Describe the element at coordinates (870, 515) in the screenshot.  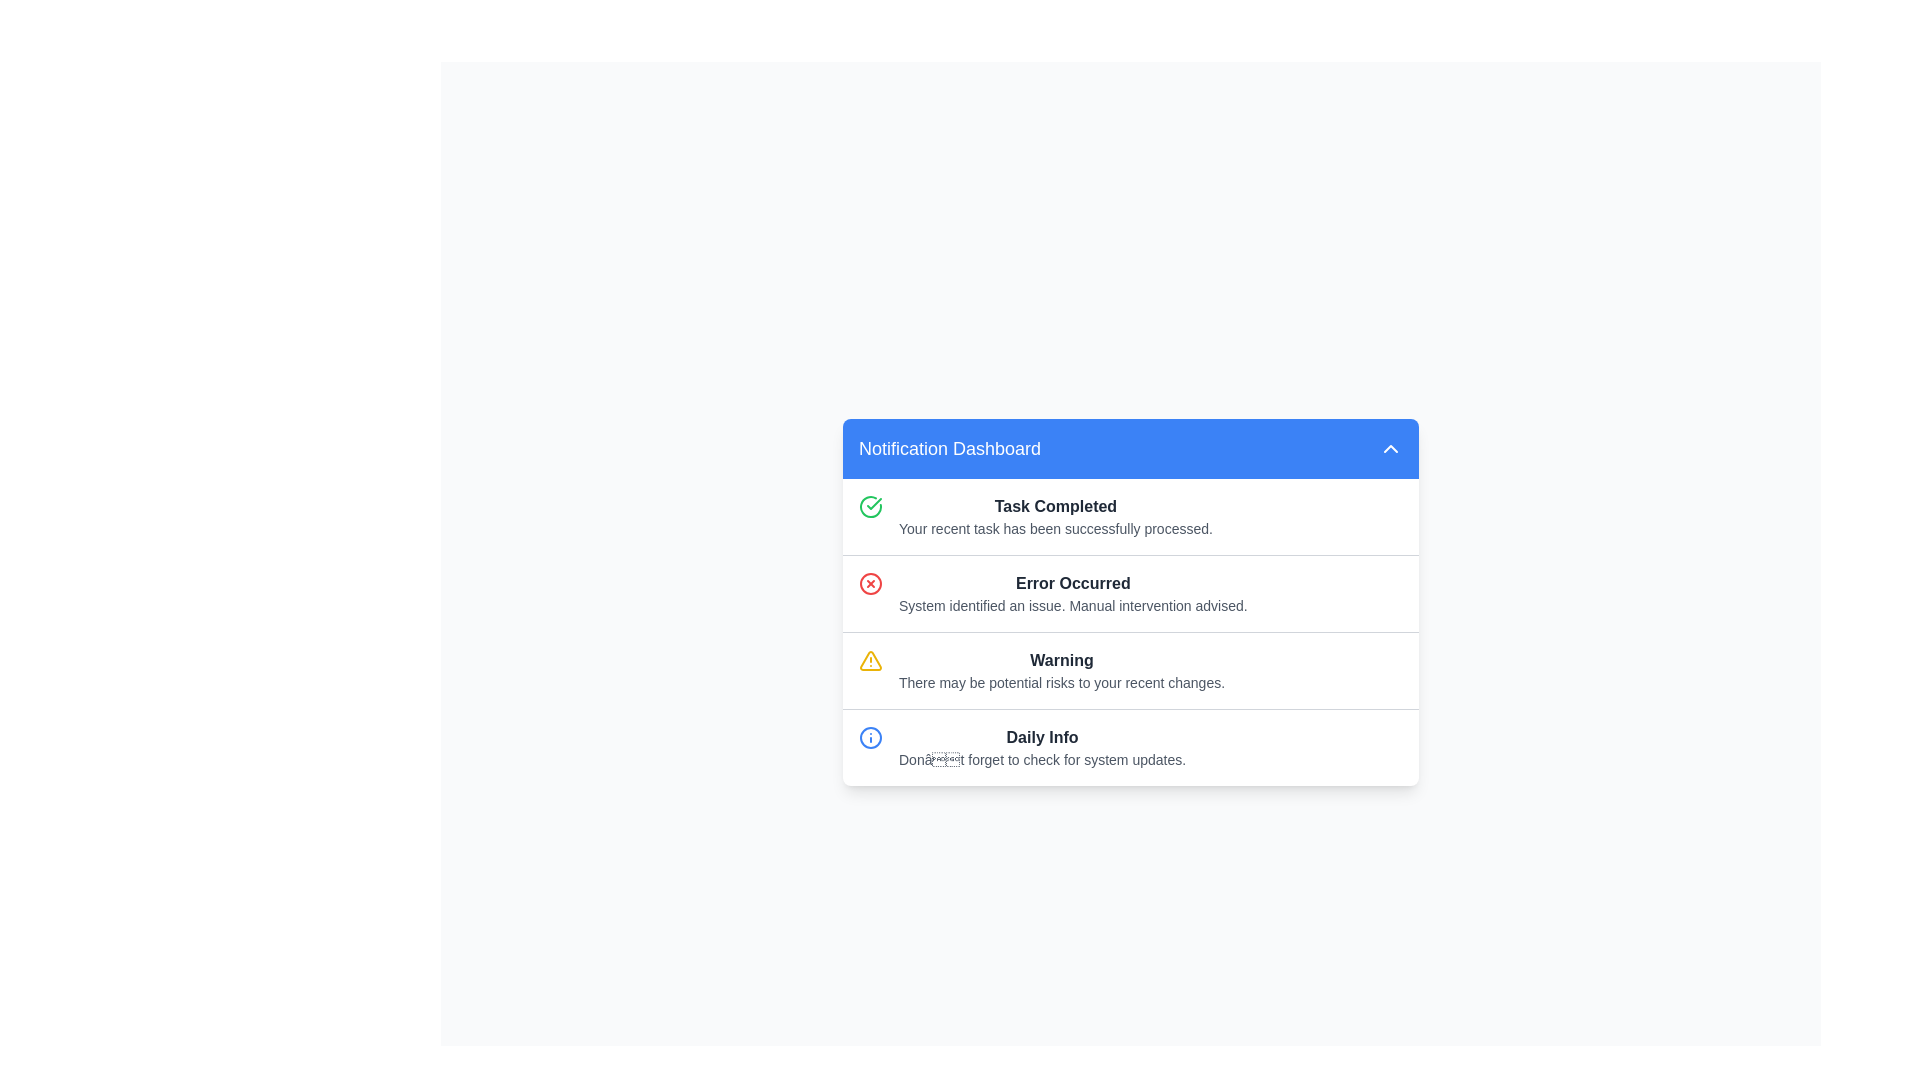
I see `the checkmark icon representing task completion located in the first row of the notification list next to 'Task Completed' in the 'Notification Dashboard'` at that location.